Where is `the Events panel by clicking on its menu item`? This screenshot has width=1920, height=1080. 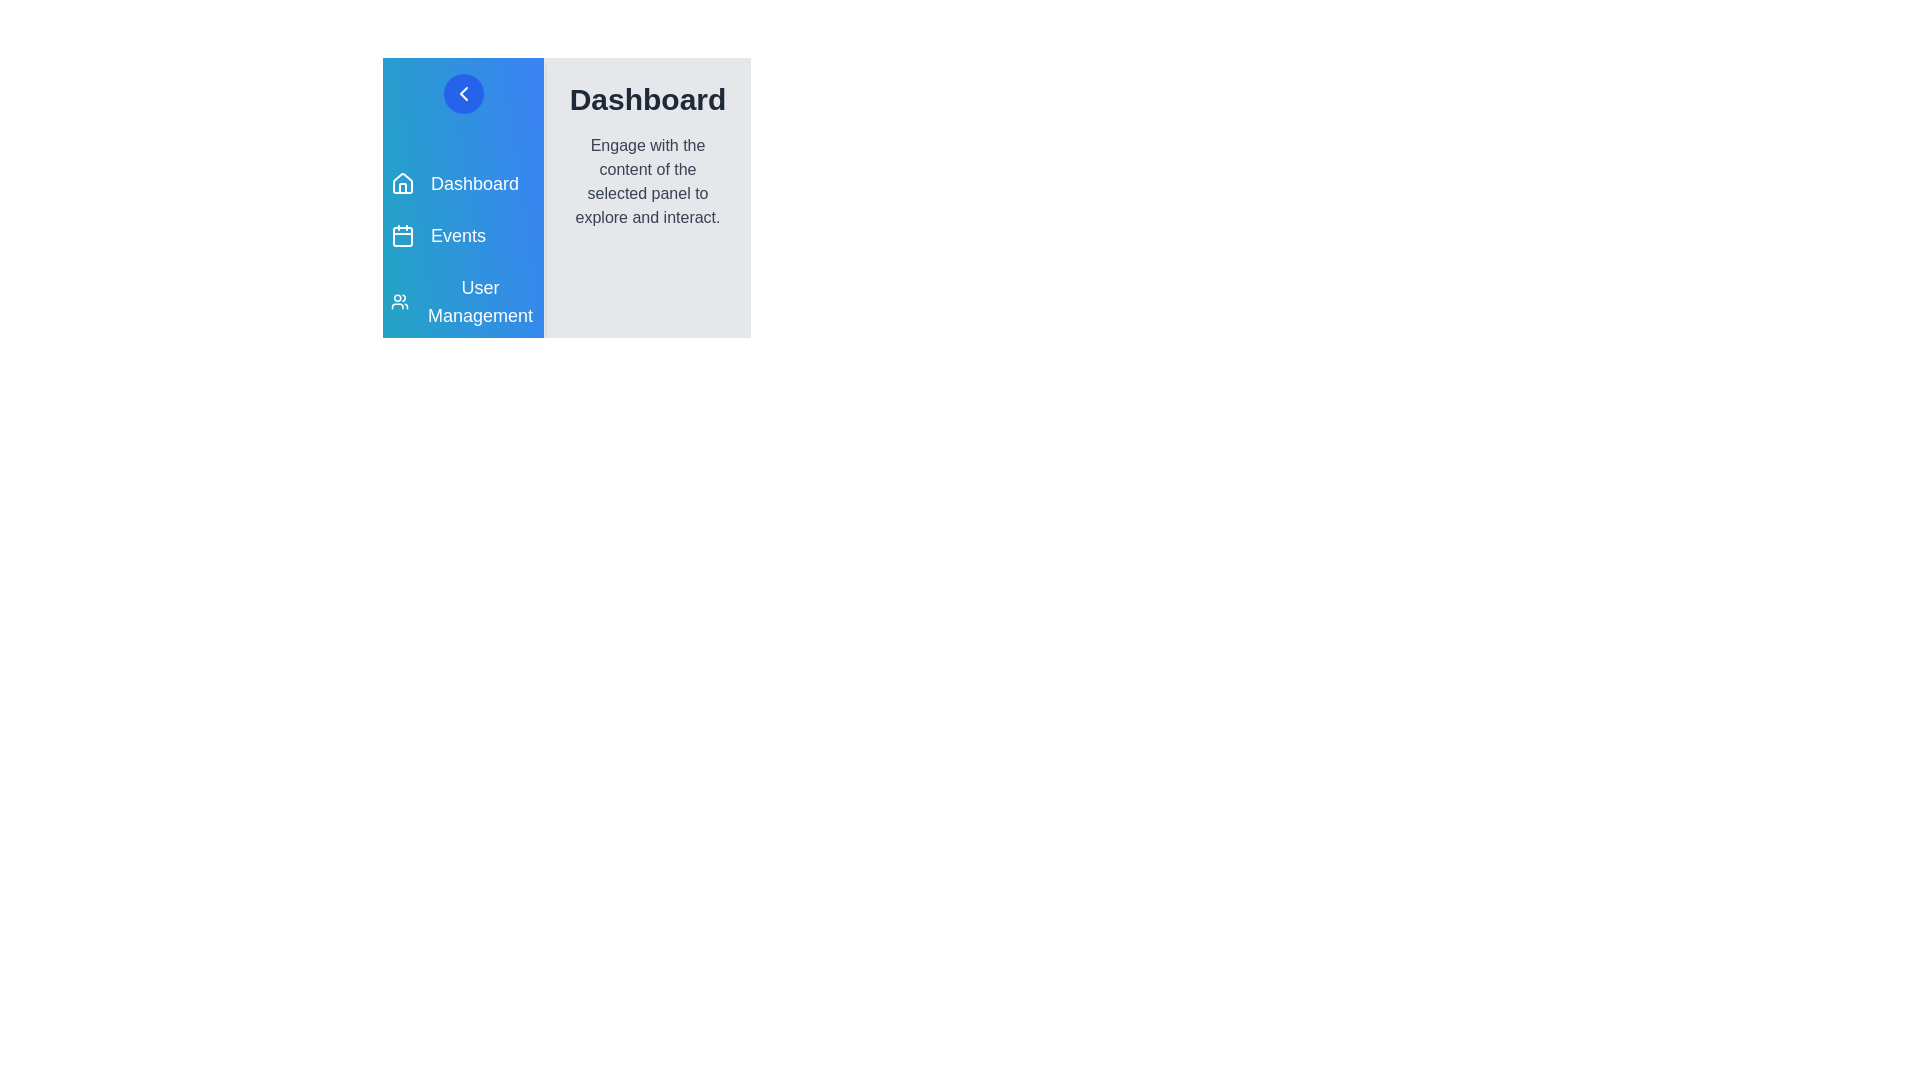
the Events panel by clicking on its menu item is located at coordinates (462, 234).